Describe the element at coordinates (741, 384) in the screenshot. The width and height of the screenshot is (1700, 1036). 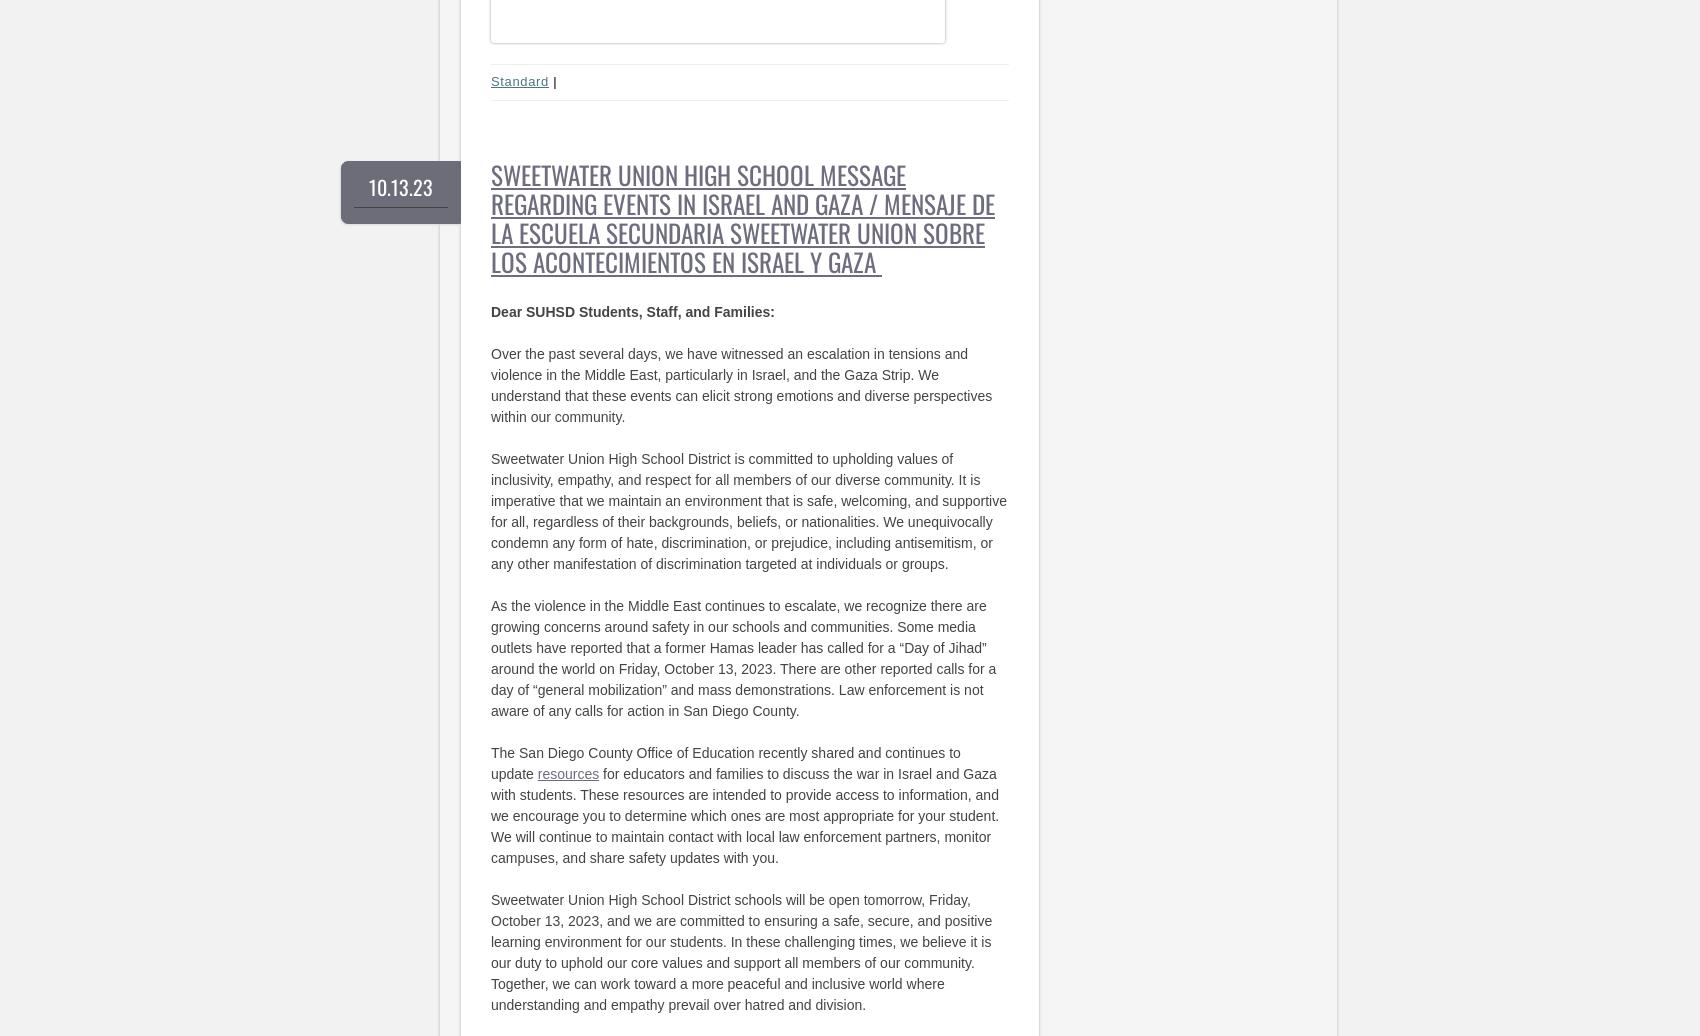
I see `'Over the past several days, we have witnessed an escalation in tensions and violence in the Middle East, particularly in Israel, and the Gaza Strip. We understand that these events can elicit strong emotions and diverse perspectives within our community.'` at that location.